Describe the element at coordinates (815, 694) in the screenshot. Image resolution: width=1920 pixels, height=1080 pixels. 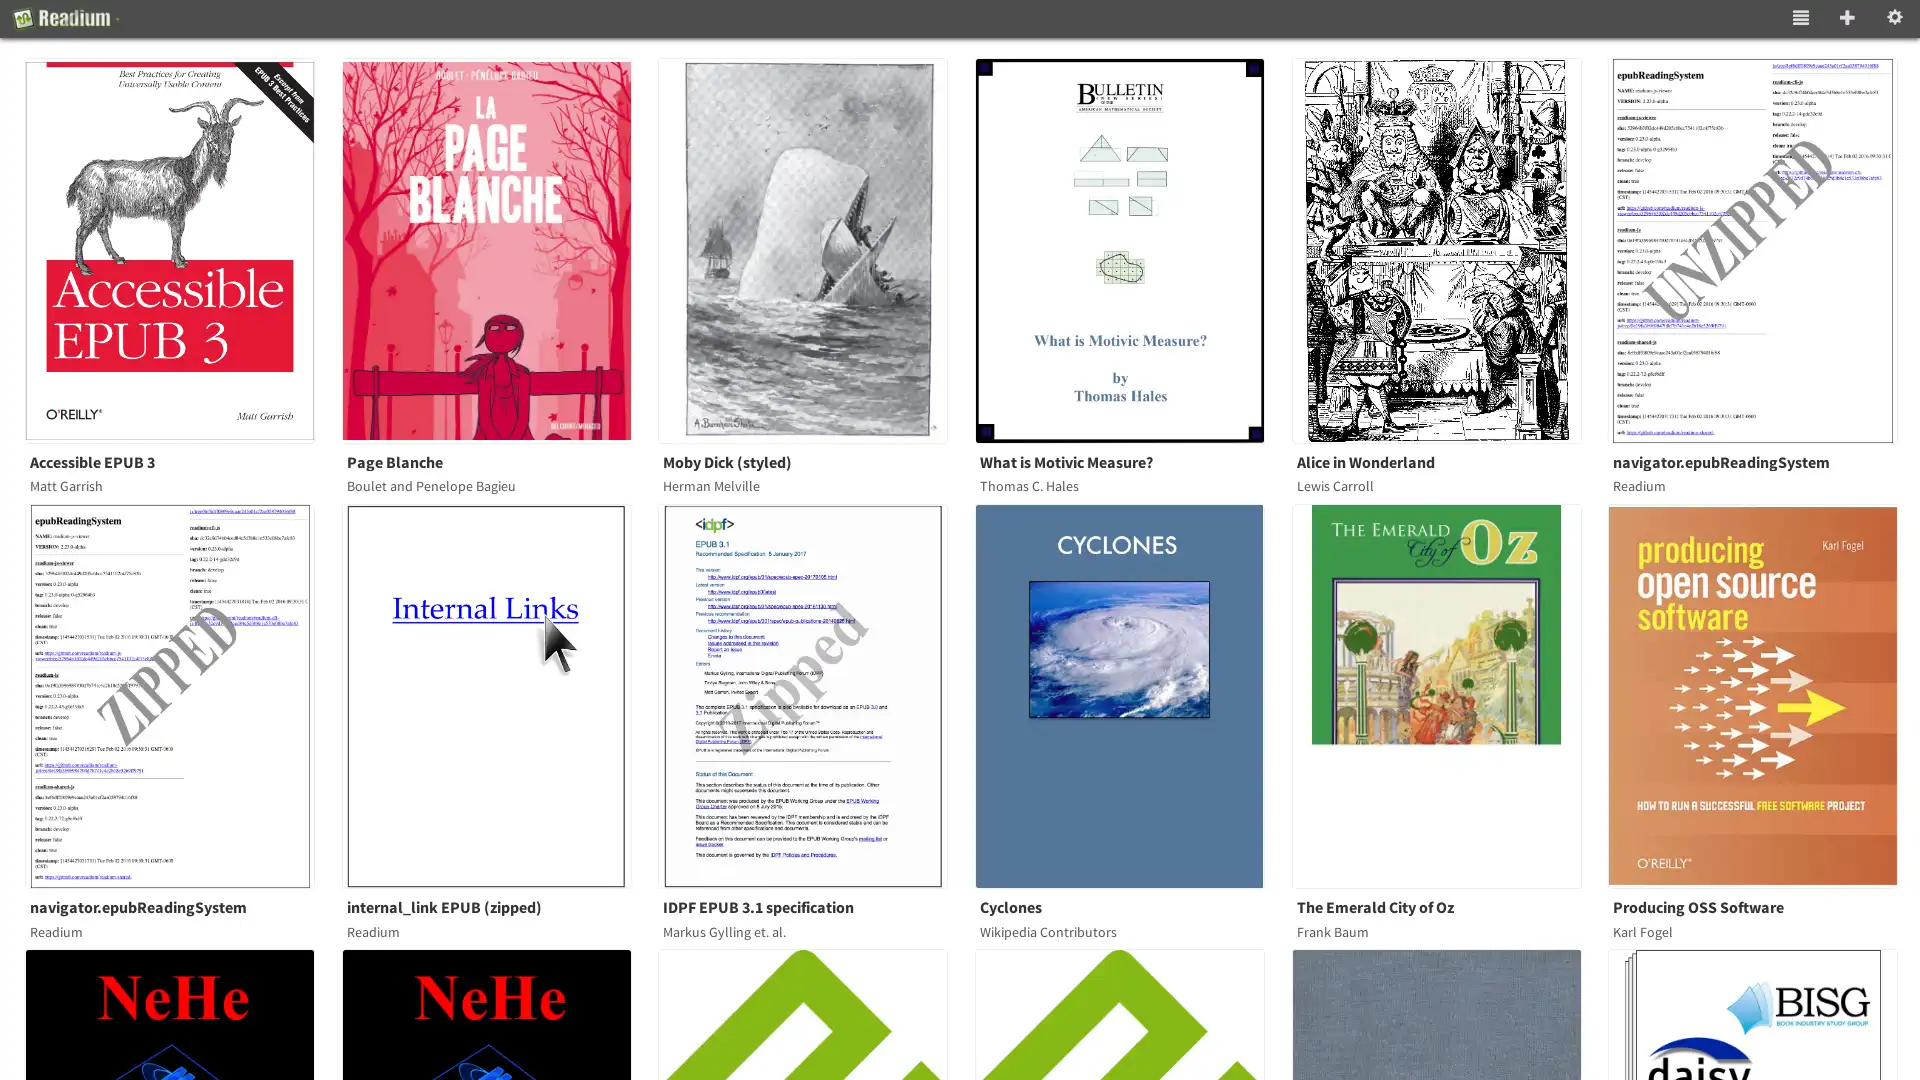
I see `(9) IDPF EPUB 3.1 specification` at that location.